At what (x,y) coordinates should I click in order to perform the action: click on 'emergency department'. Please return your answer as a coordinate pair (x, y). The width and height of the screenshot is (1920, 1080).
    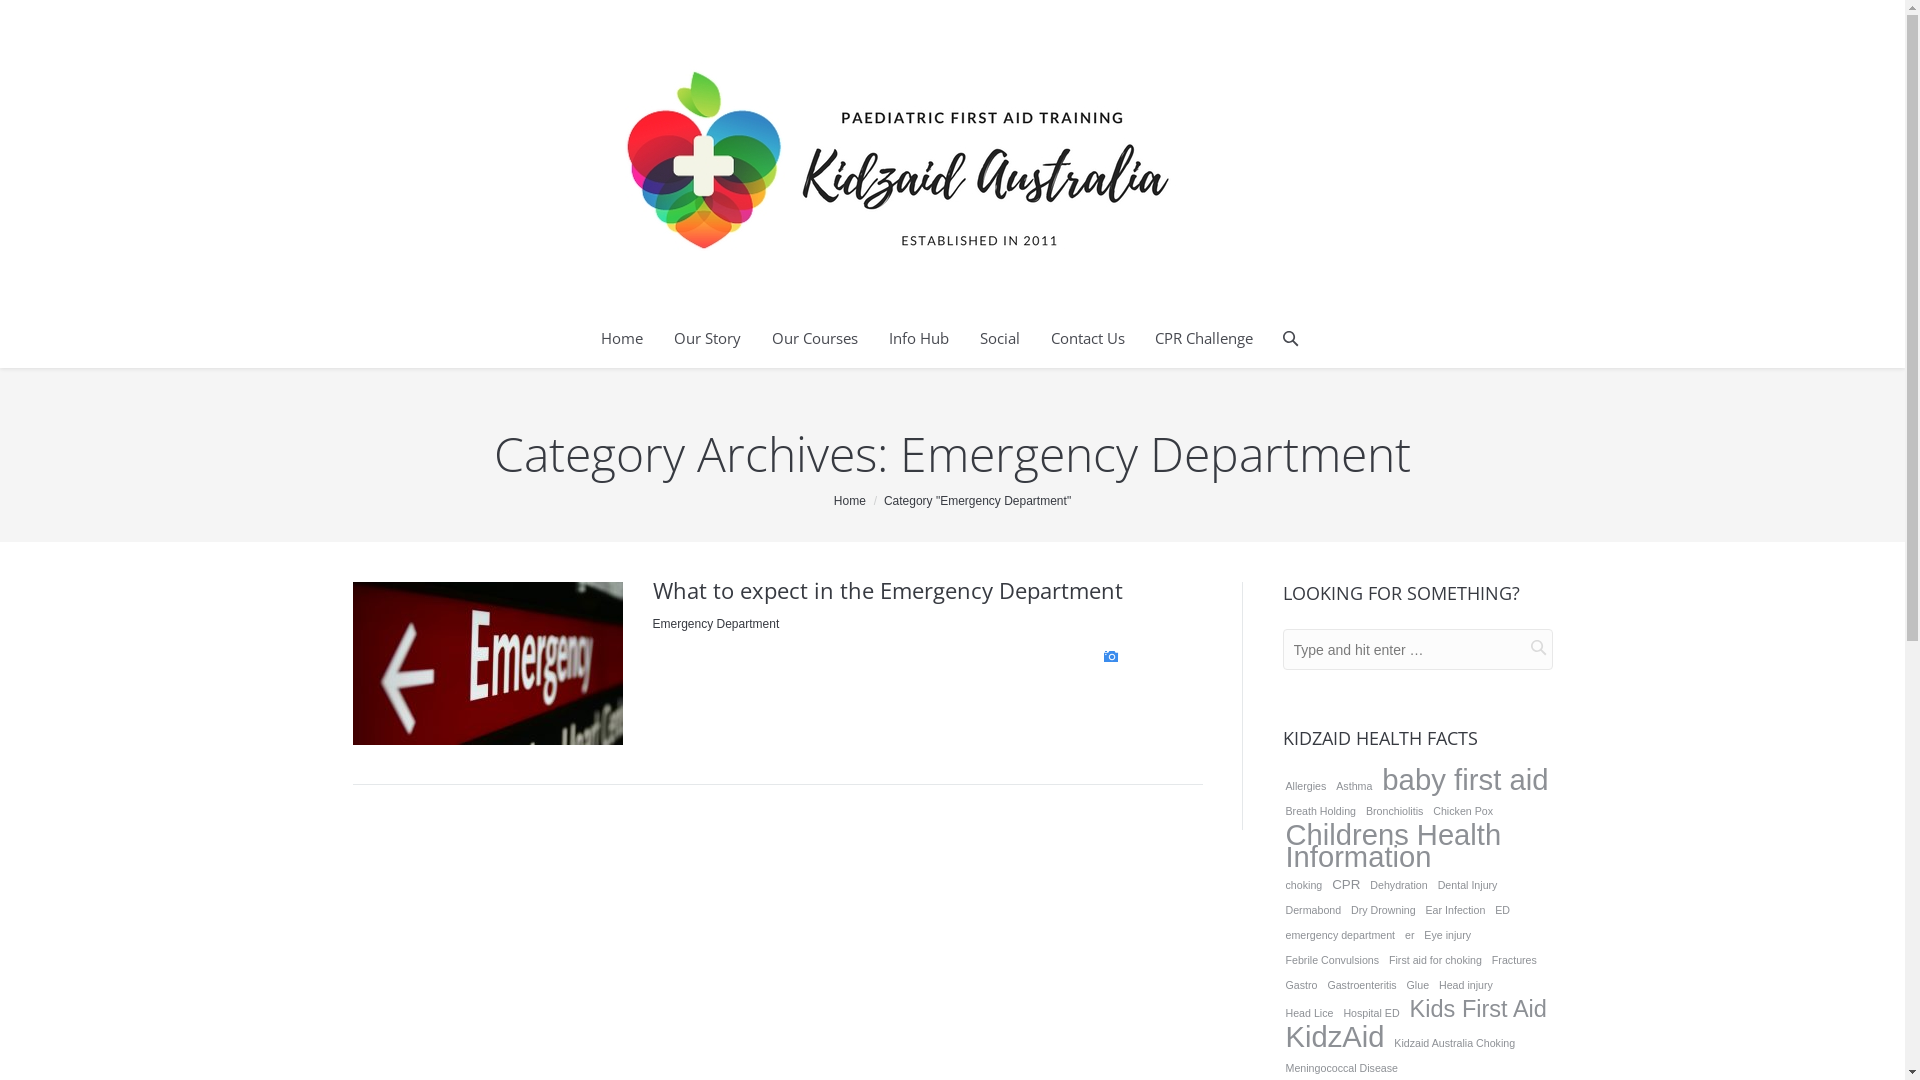
    Looking at the image, I should click on (1339, 934).